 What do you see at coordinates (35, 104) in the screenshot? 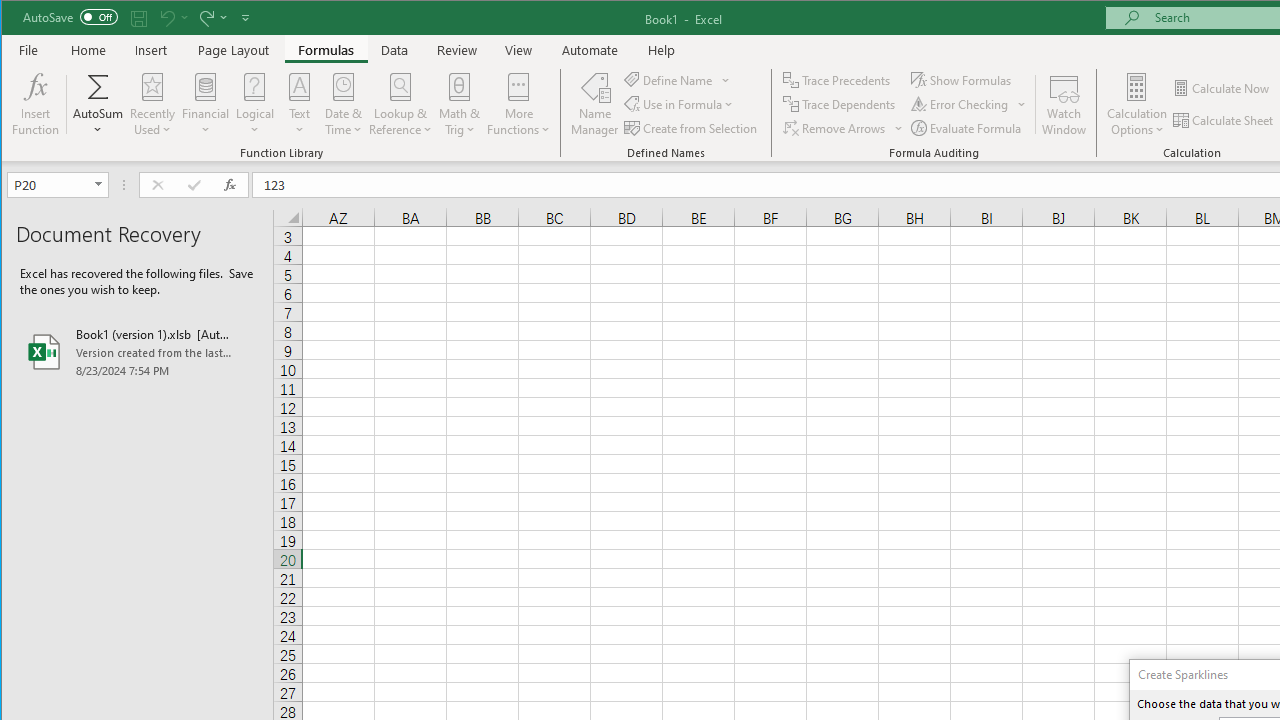
I see `'Insert Function...'` at bounding box center [35, 104].